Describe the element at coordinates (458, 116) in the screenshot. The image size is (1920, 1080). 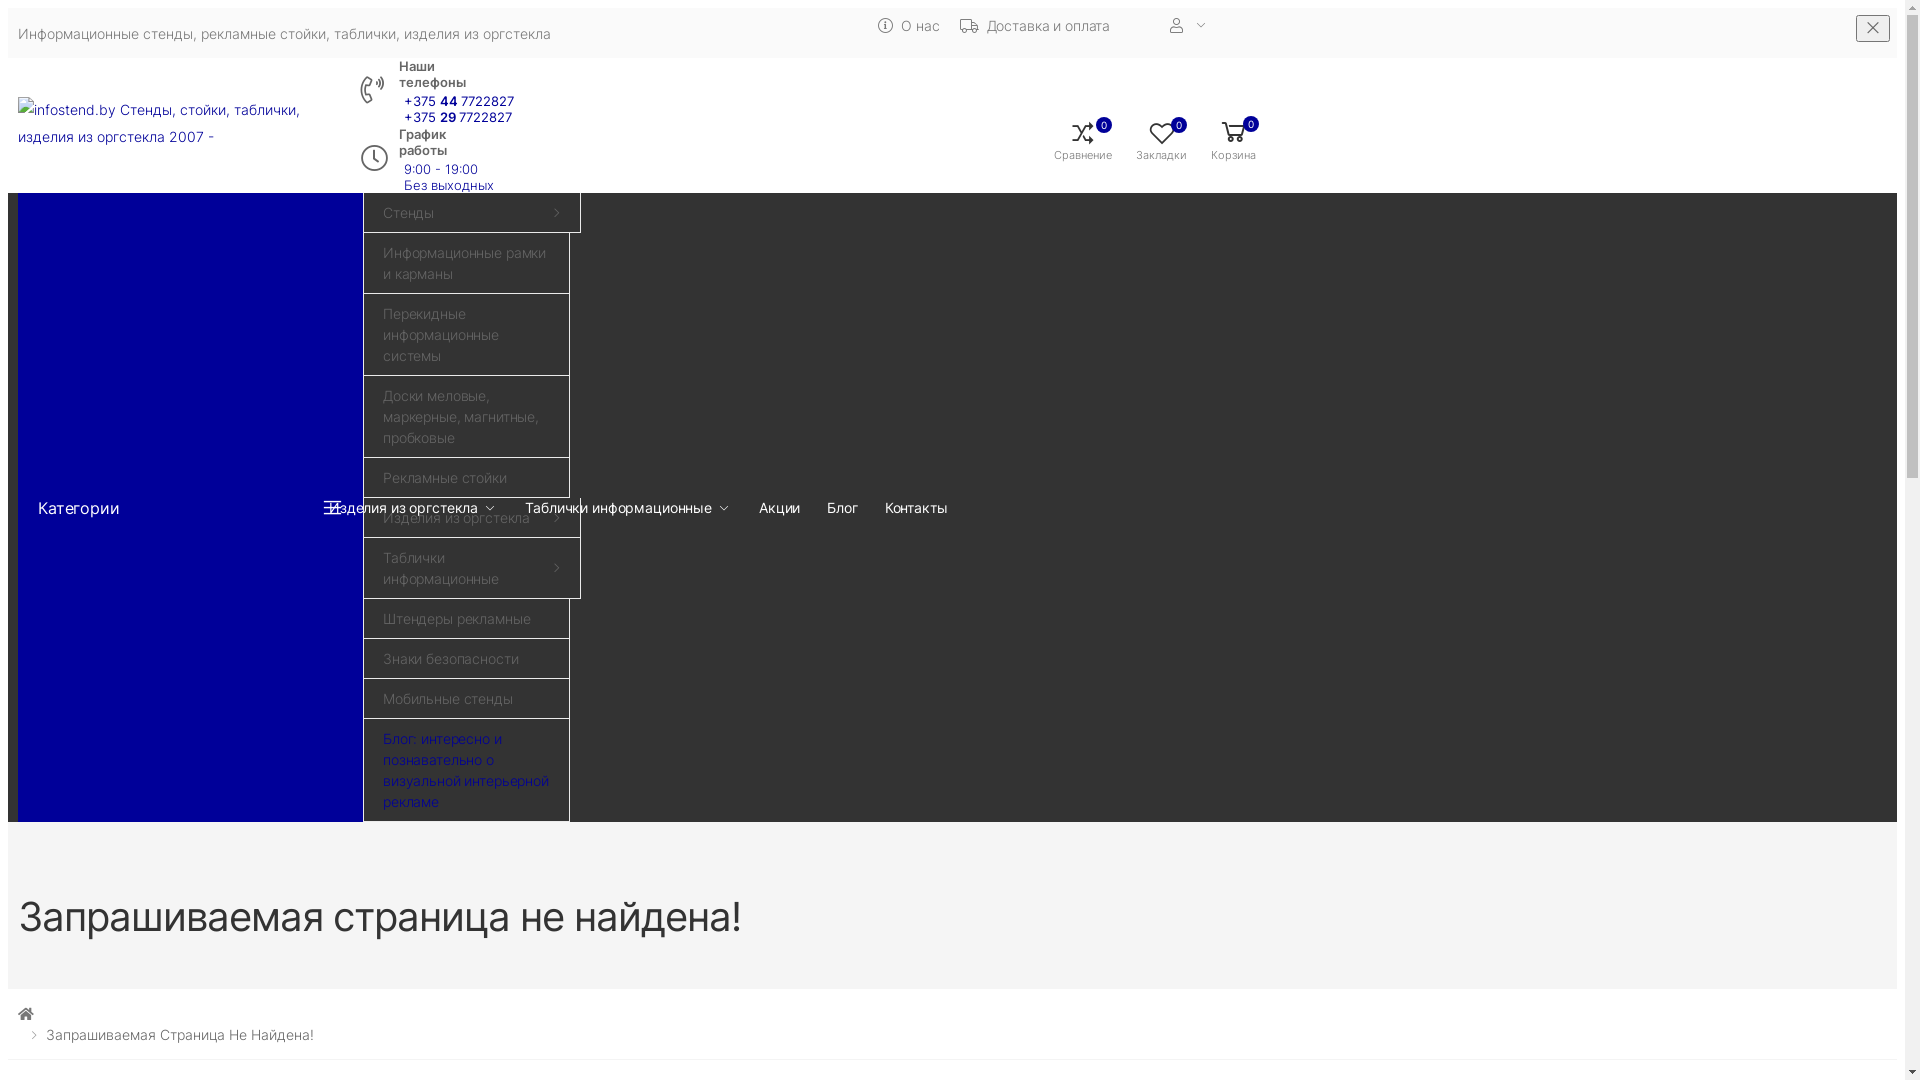
I see `'+375 29 7722827'` at that location.